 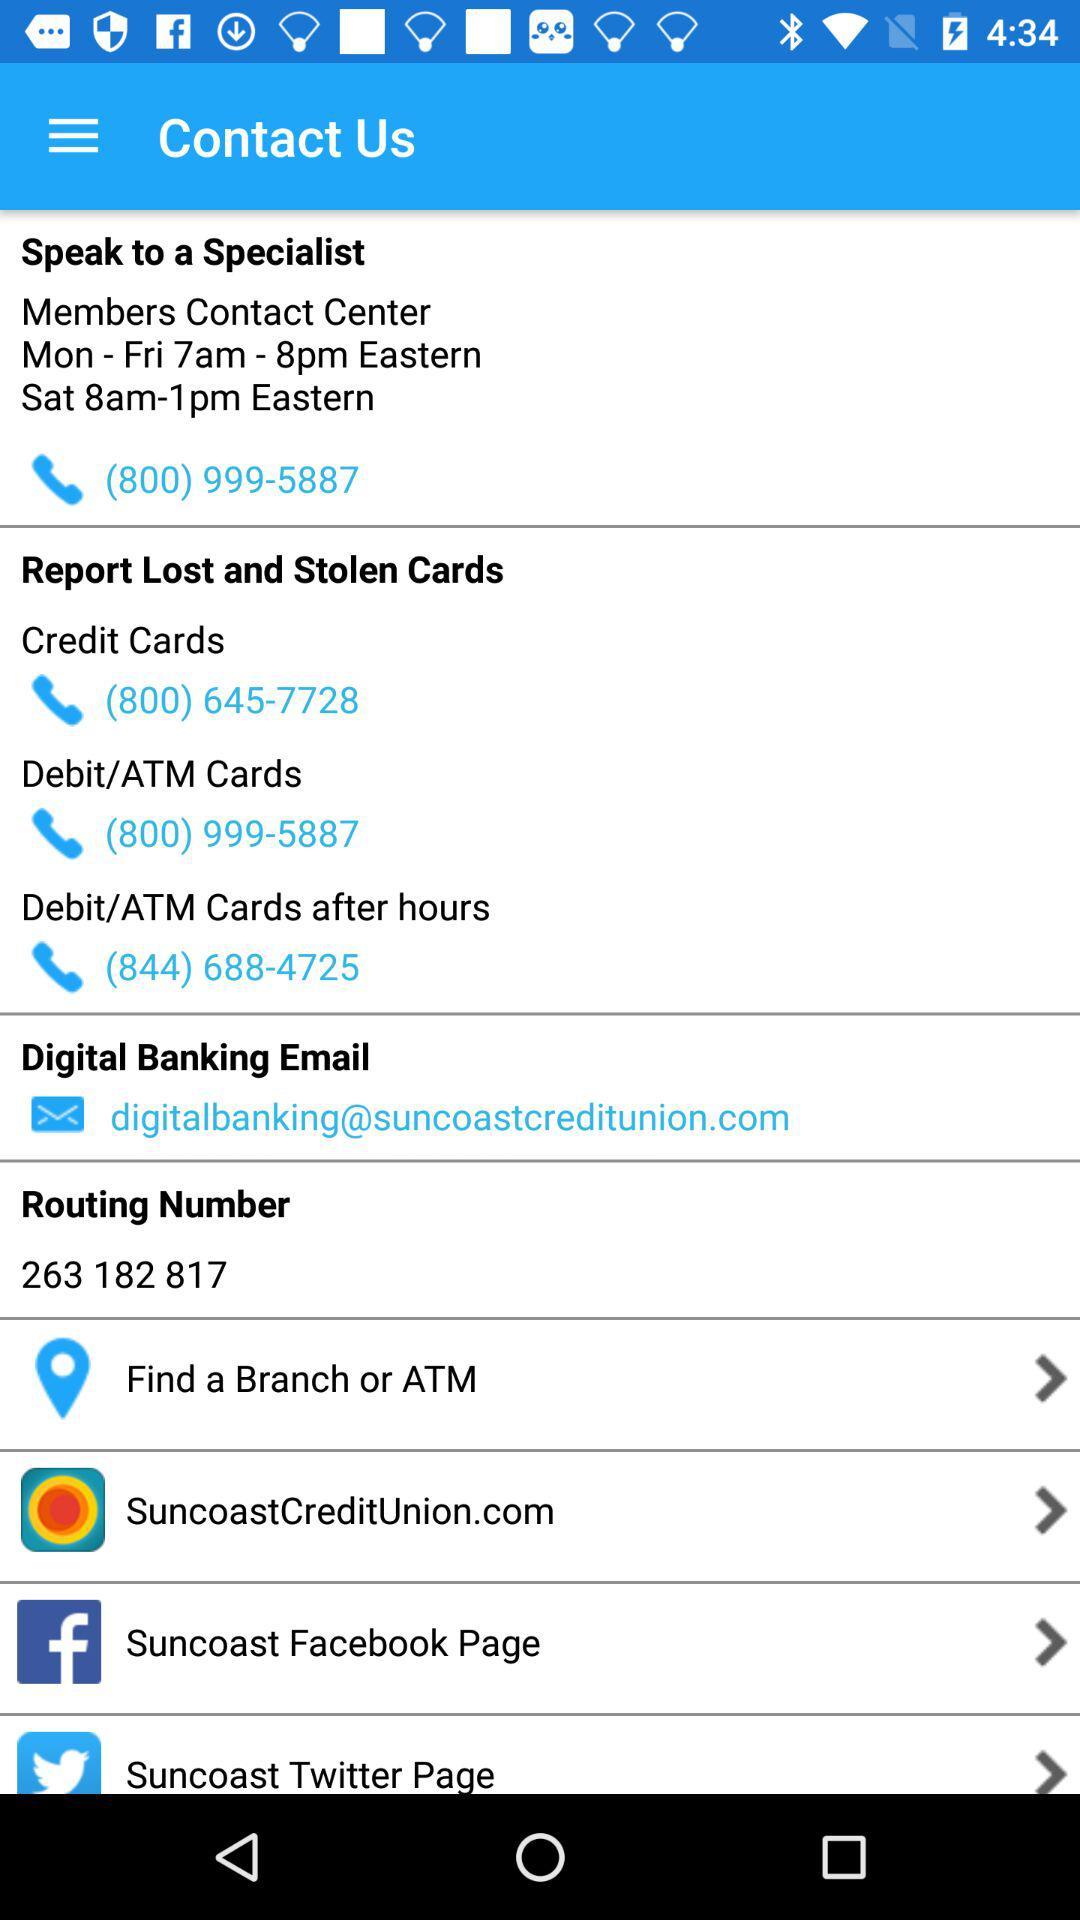 I want to click on (844) 688-4725 icon, so click(x=591, y=965).